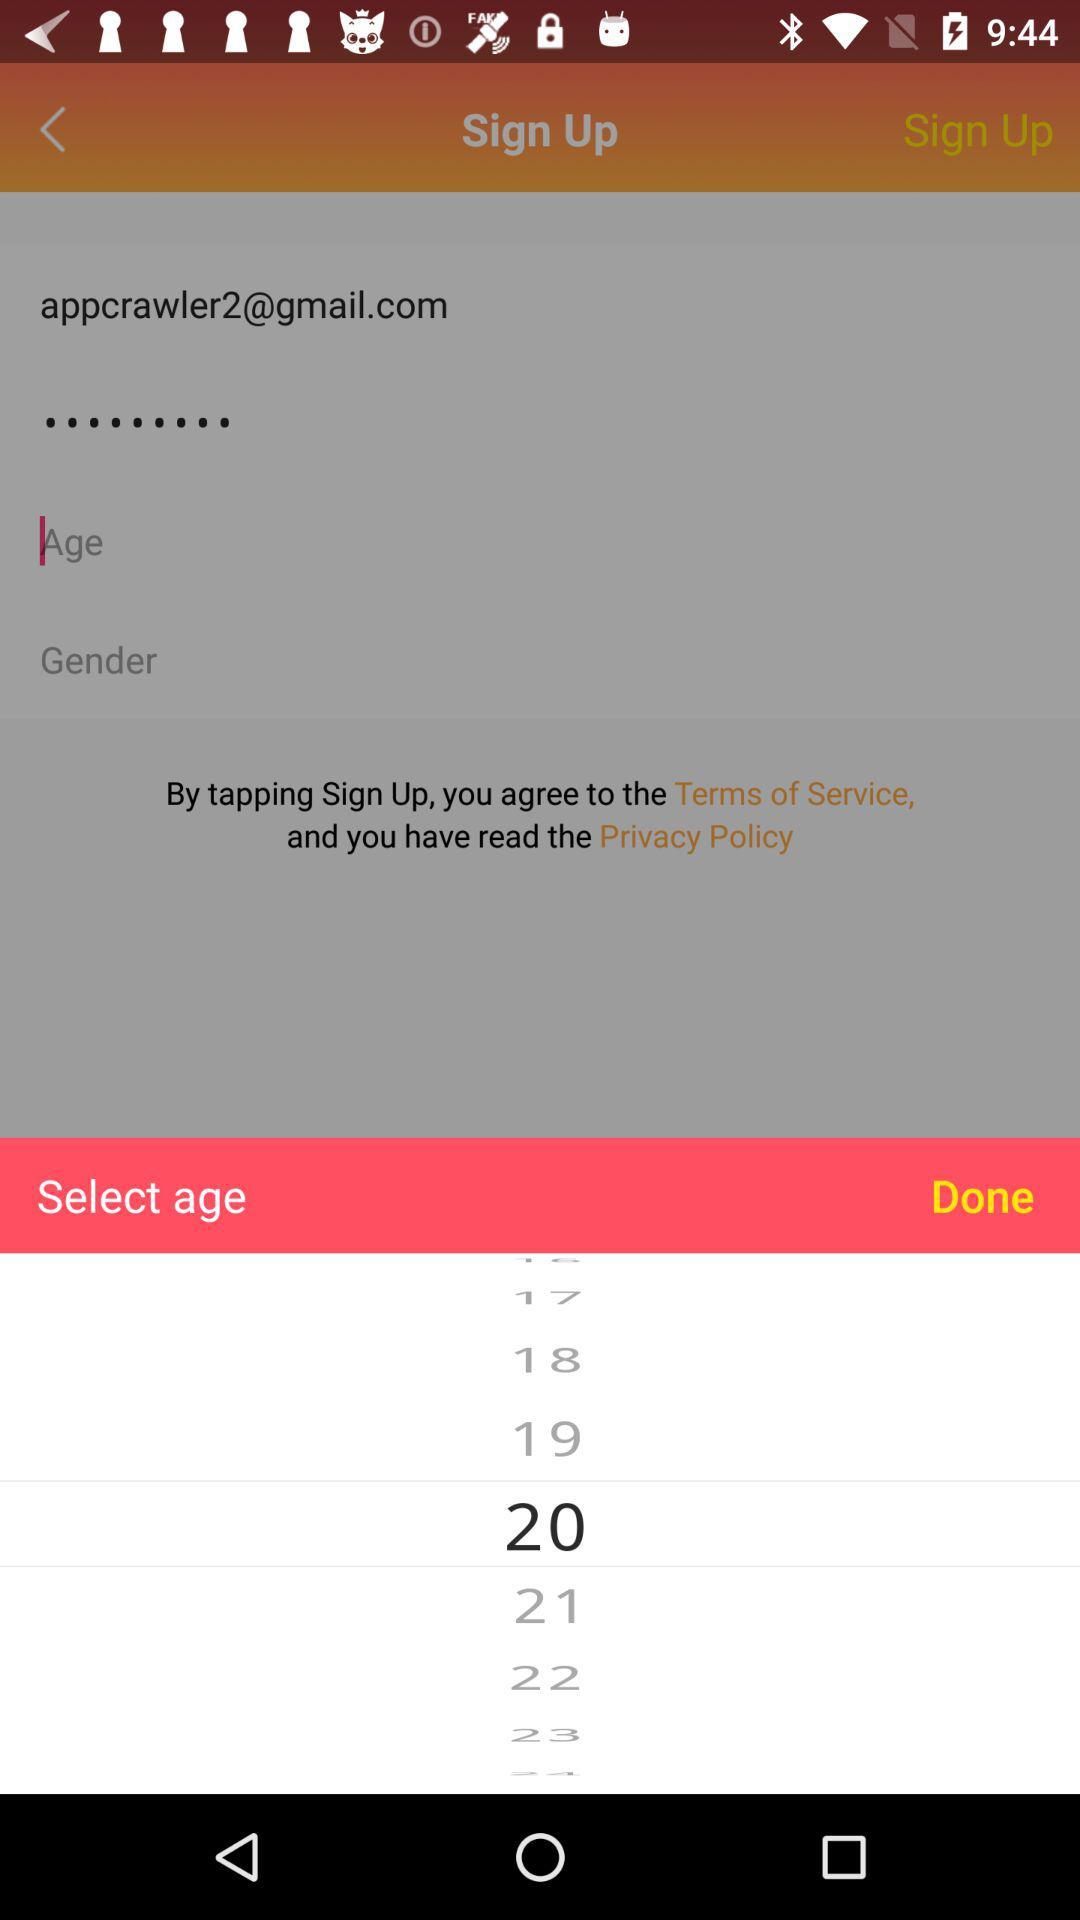  Describe the element at coordinates (540, 659) in the screenshot. I see `a gender` at that location.